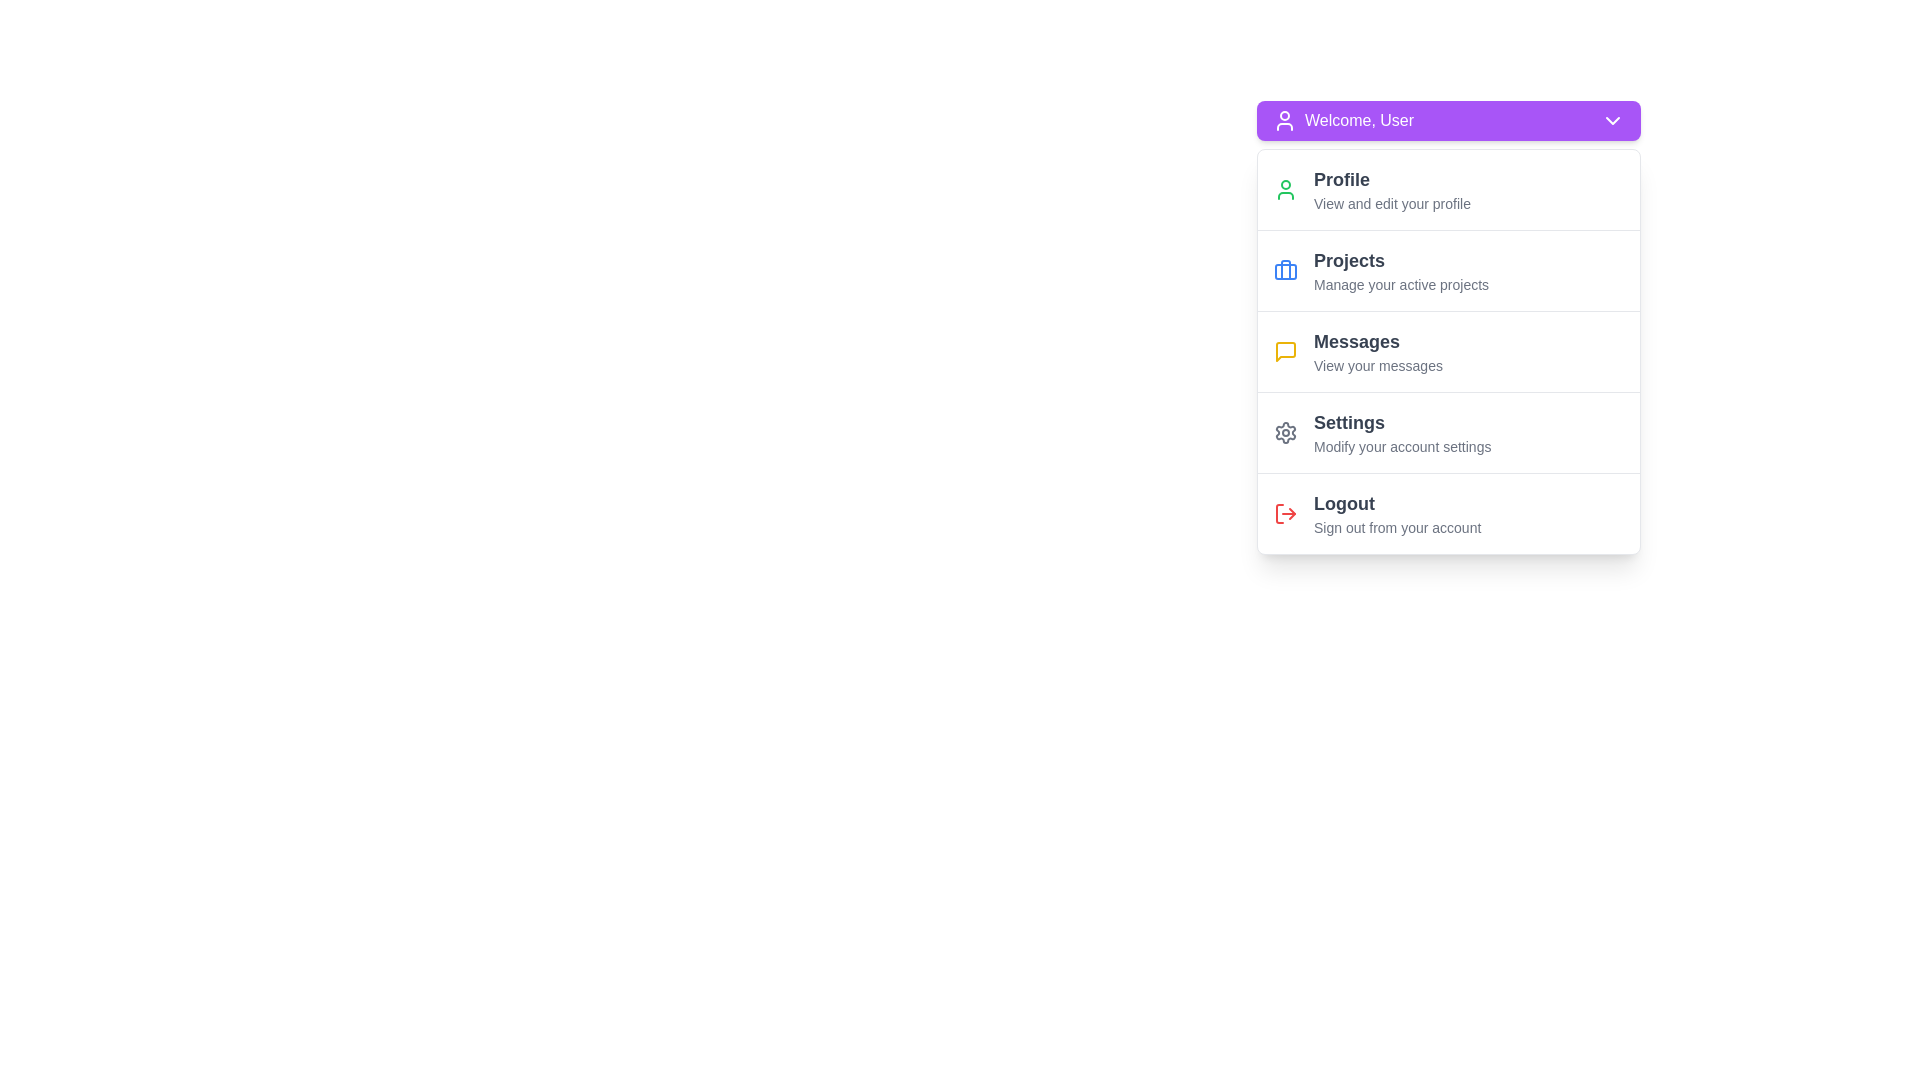  I want to click on the downward-chevron icon with a purple background located in the header next to the 'Welcome, User' message, so click(1612, 120).